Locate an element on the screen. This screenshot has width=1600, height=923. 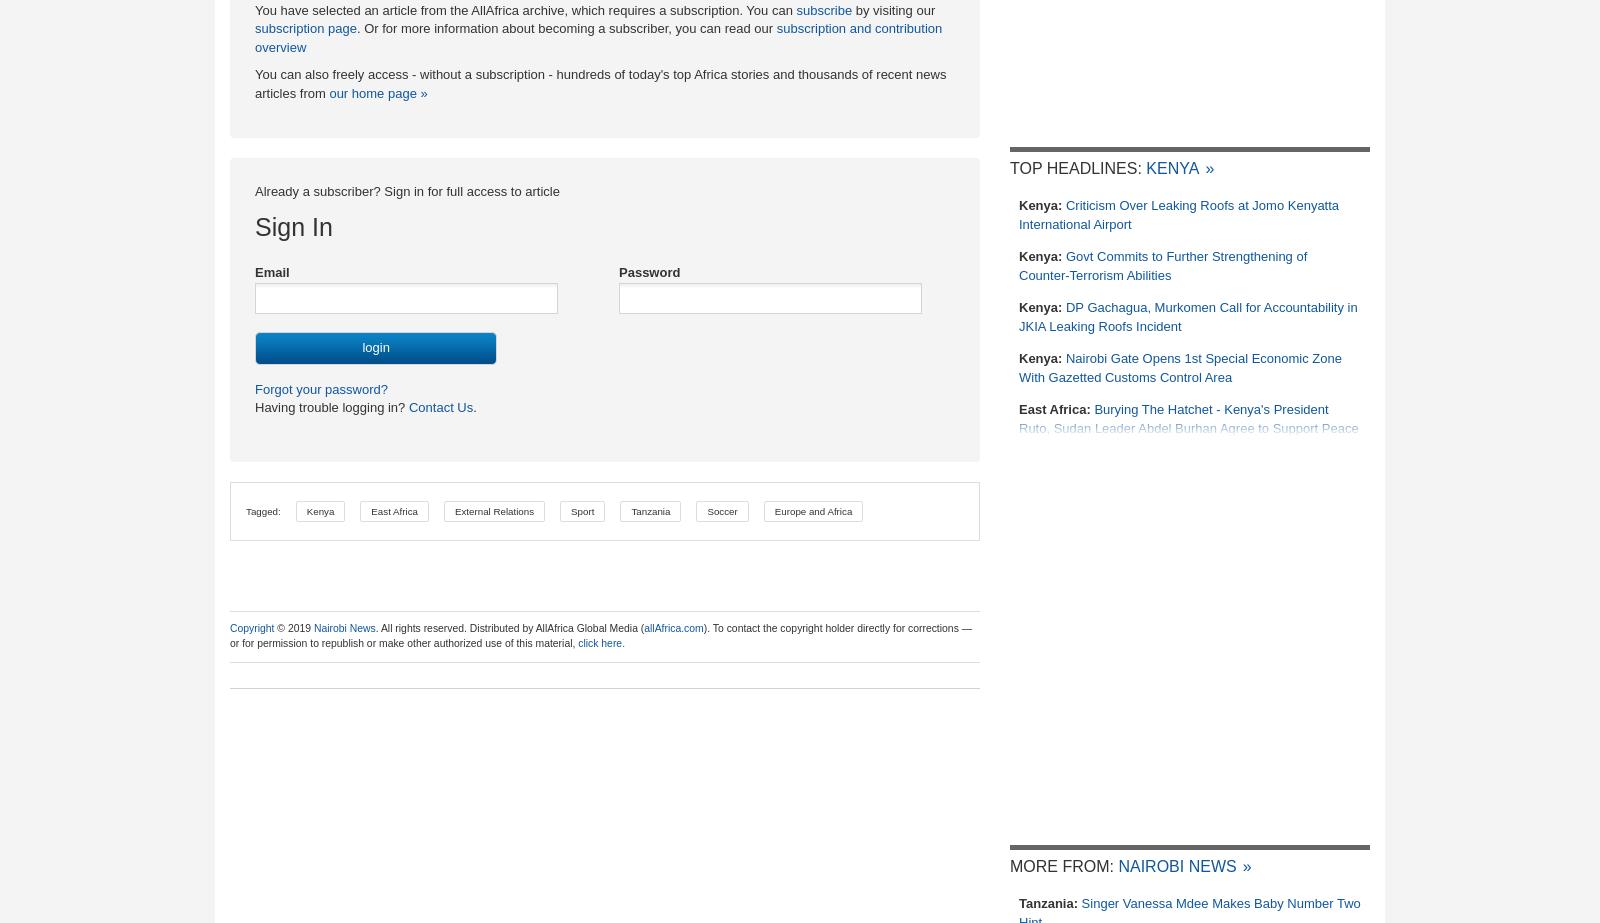
').
  To contact the copyright holder directly for corrections — or for permission to republish or make other authorized use of this material,' is located at coordinates (599, 635).